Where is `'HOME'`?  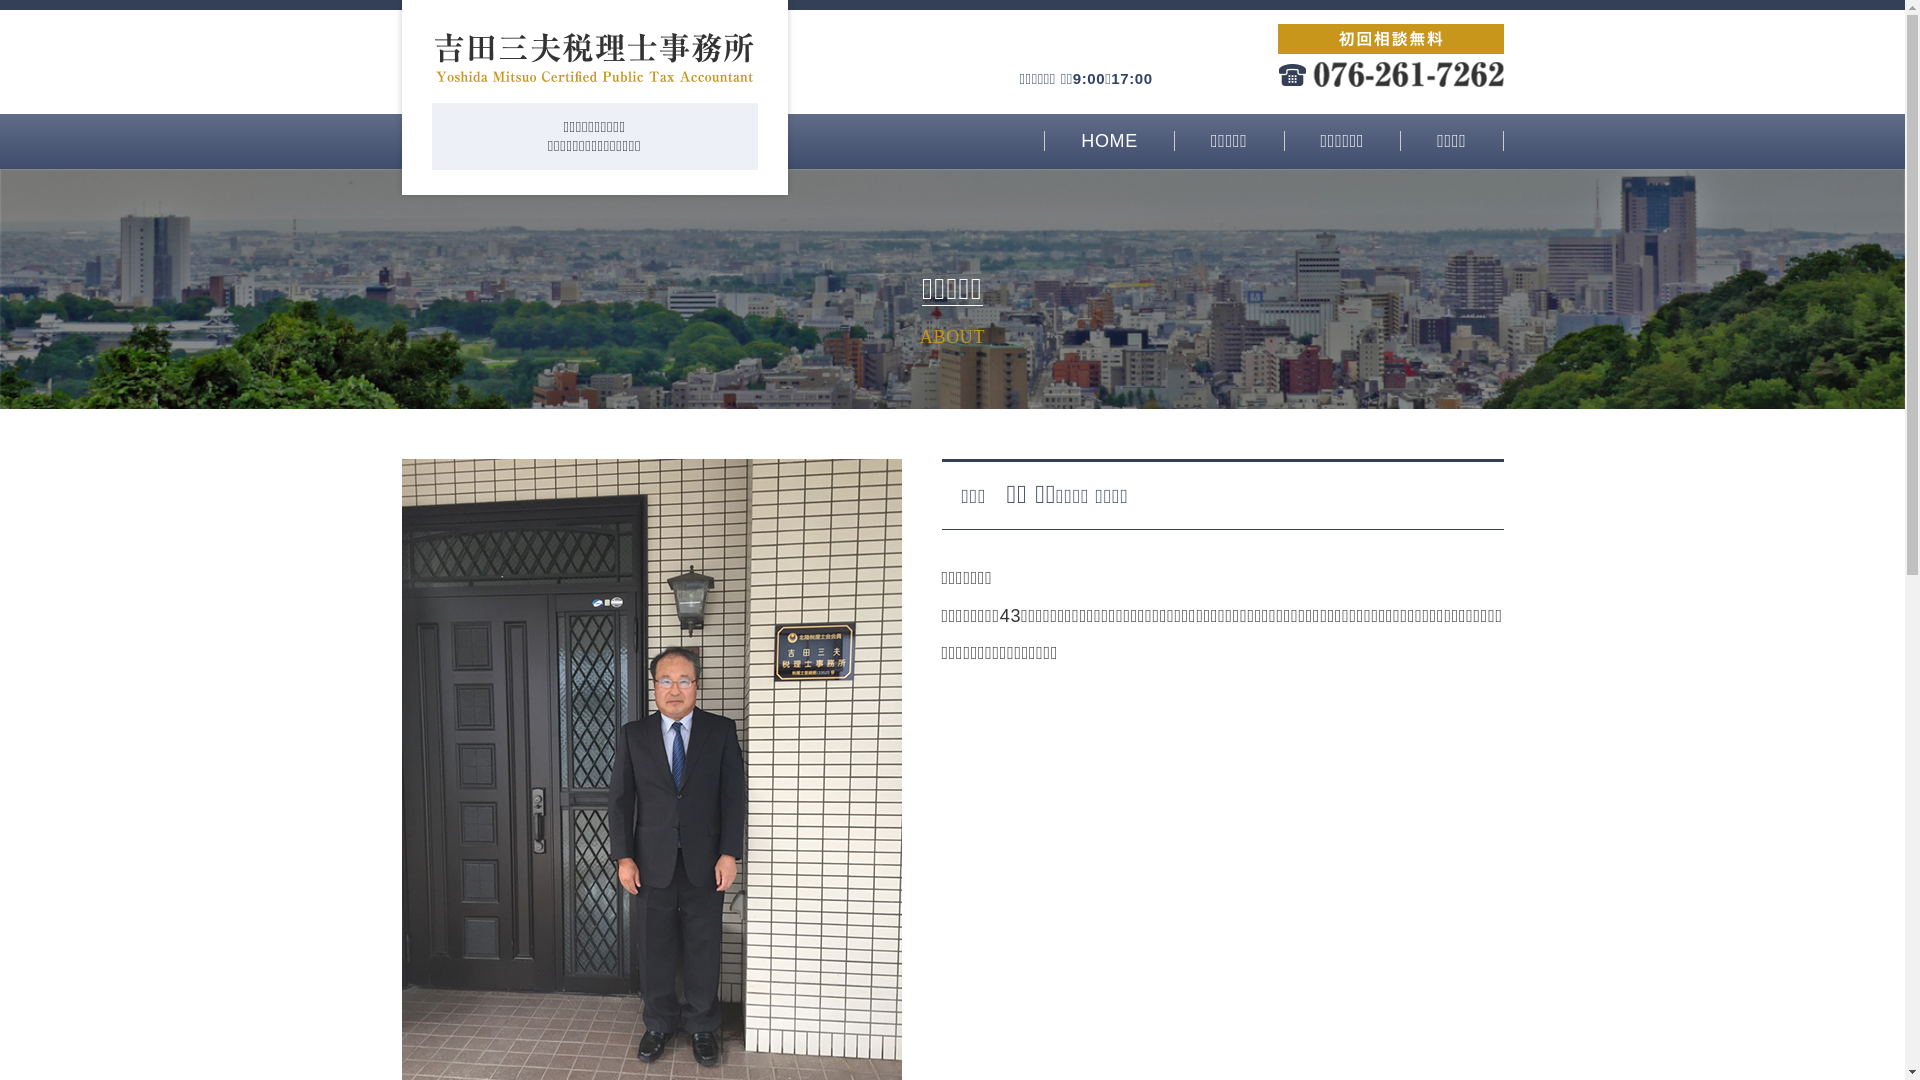
'HOME' is located at coordinates (1107, 140).